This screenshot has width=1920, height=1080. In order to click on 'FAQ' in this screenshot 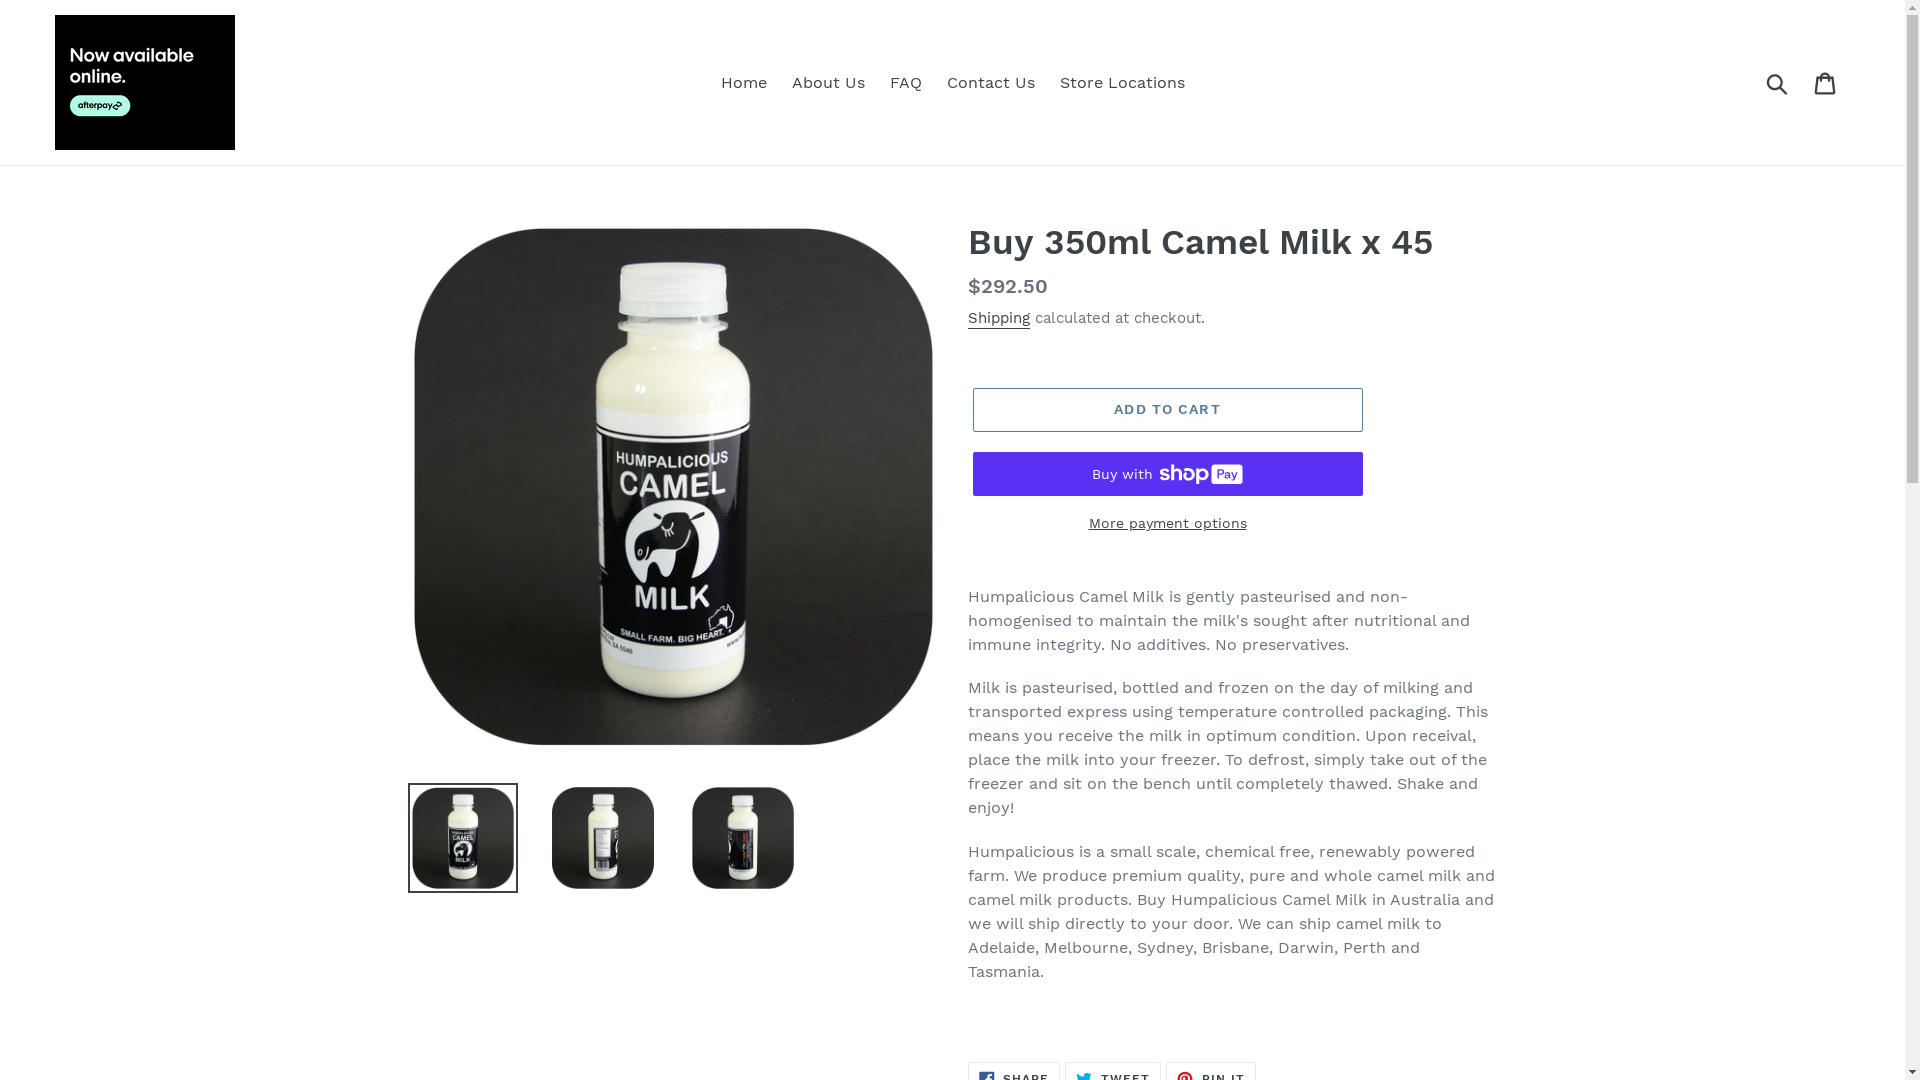, I will do `click(905, 82)`.